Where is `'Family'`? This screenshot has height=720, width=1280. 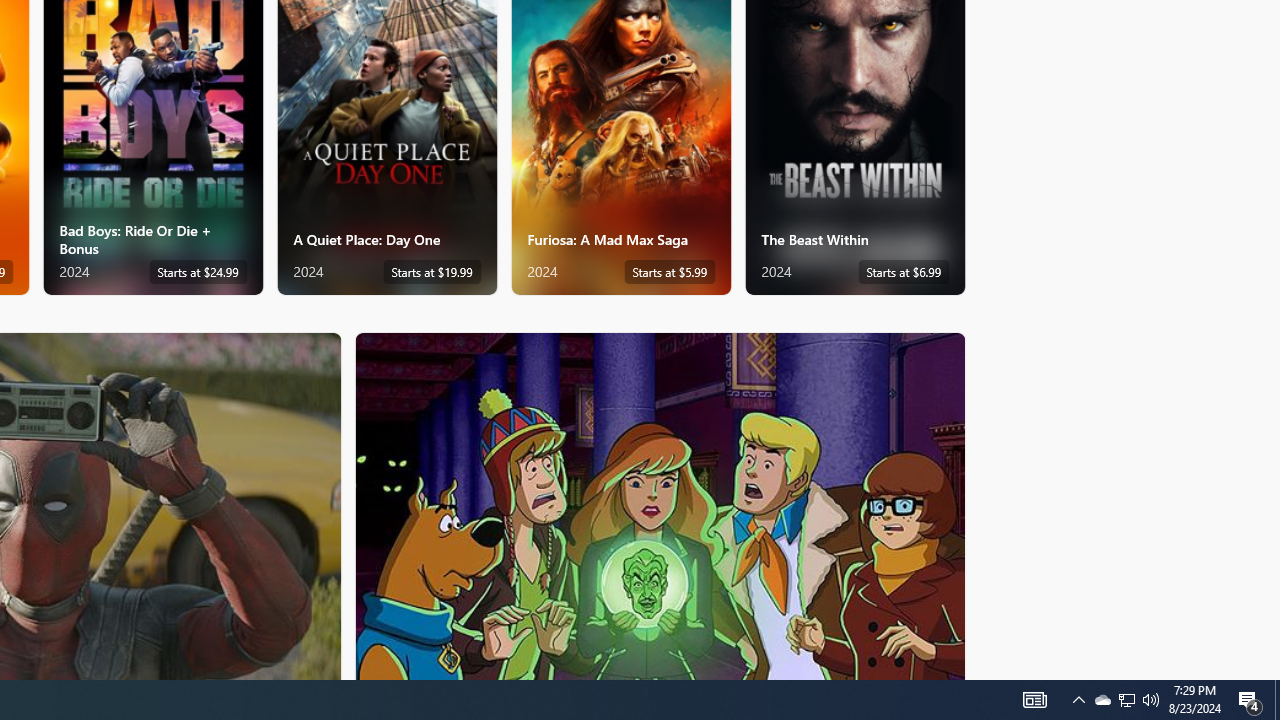
'Family' is located at coordinates (660, 504).